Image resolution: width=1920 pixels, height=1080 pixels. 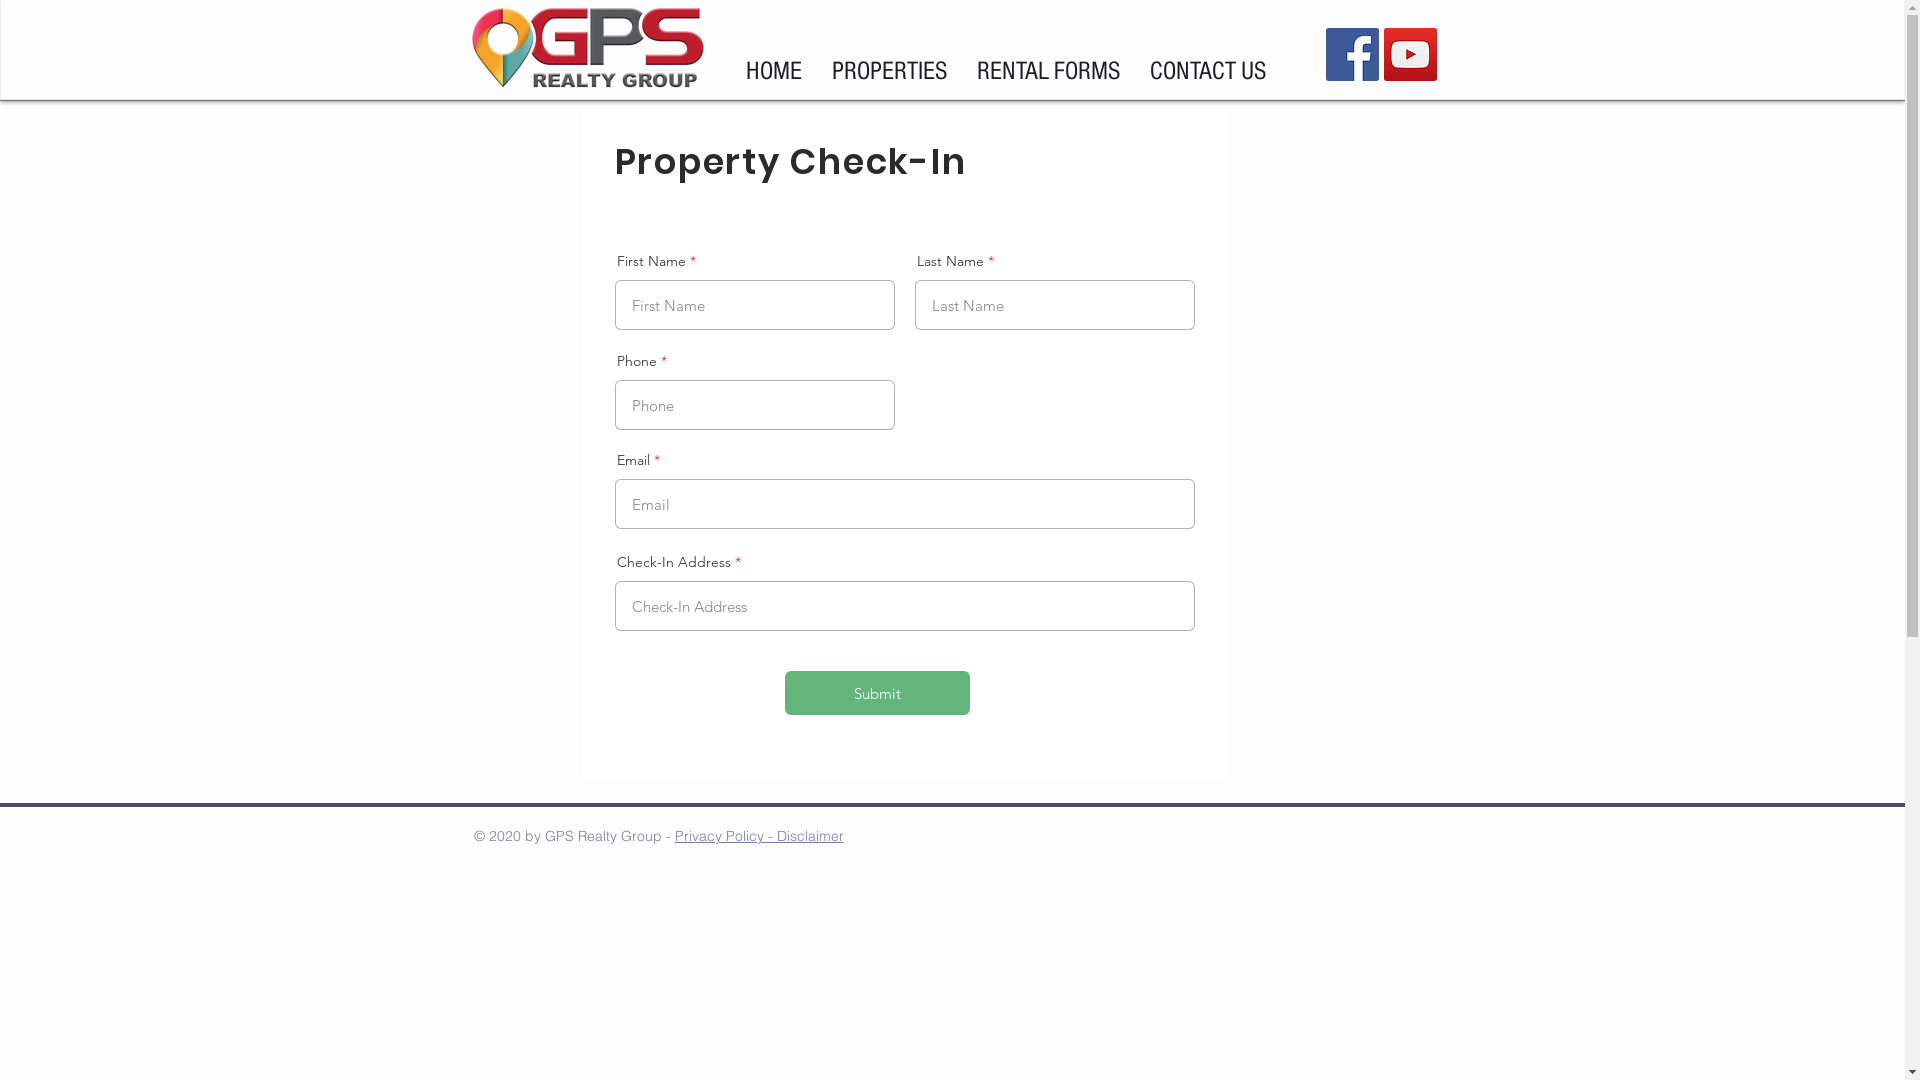 I want to click on 'RENTAL FORMS', so click(x=1047, y=71).